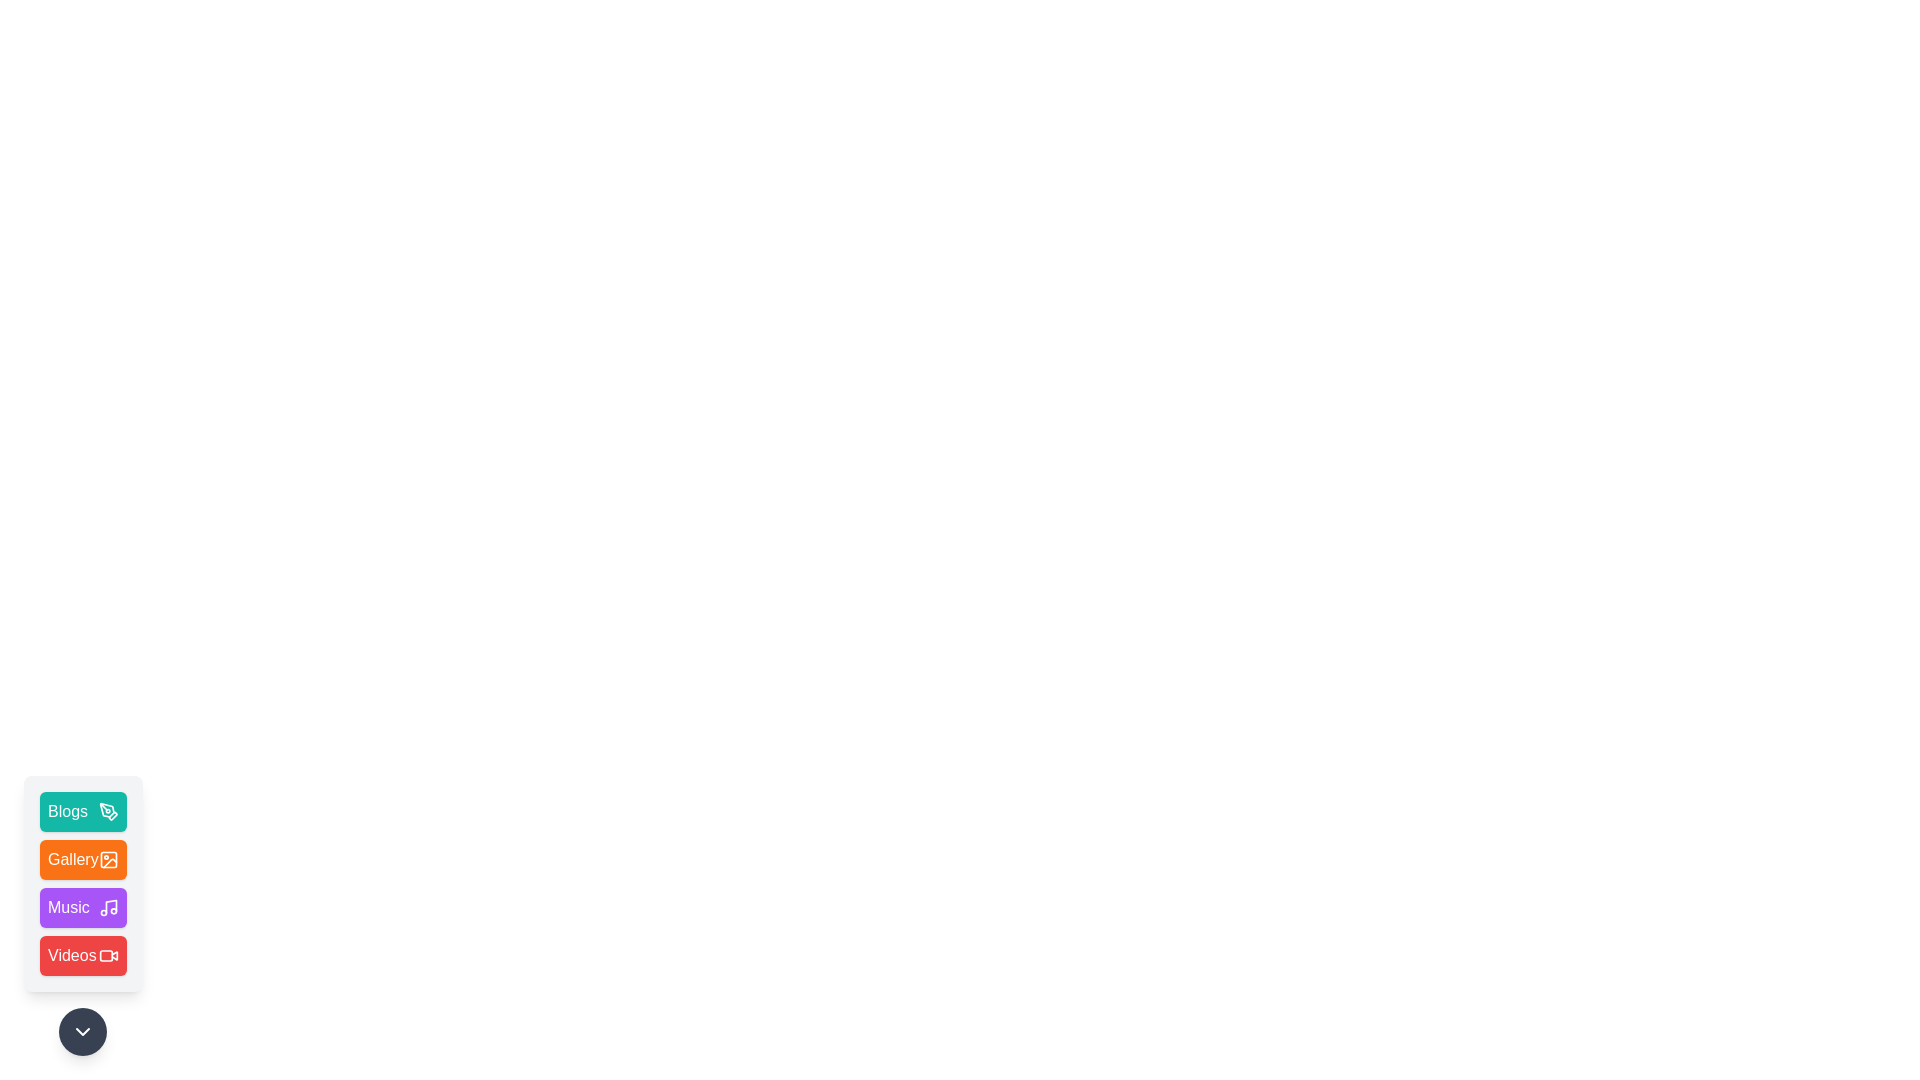 Image resolution: width=1920 pixels, height=1080 pixels. Describe the element at coordinates (82, 812) in the screenshot. I see `the Blogs menu item to interact with it` at that location.